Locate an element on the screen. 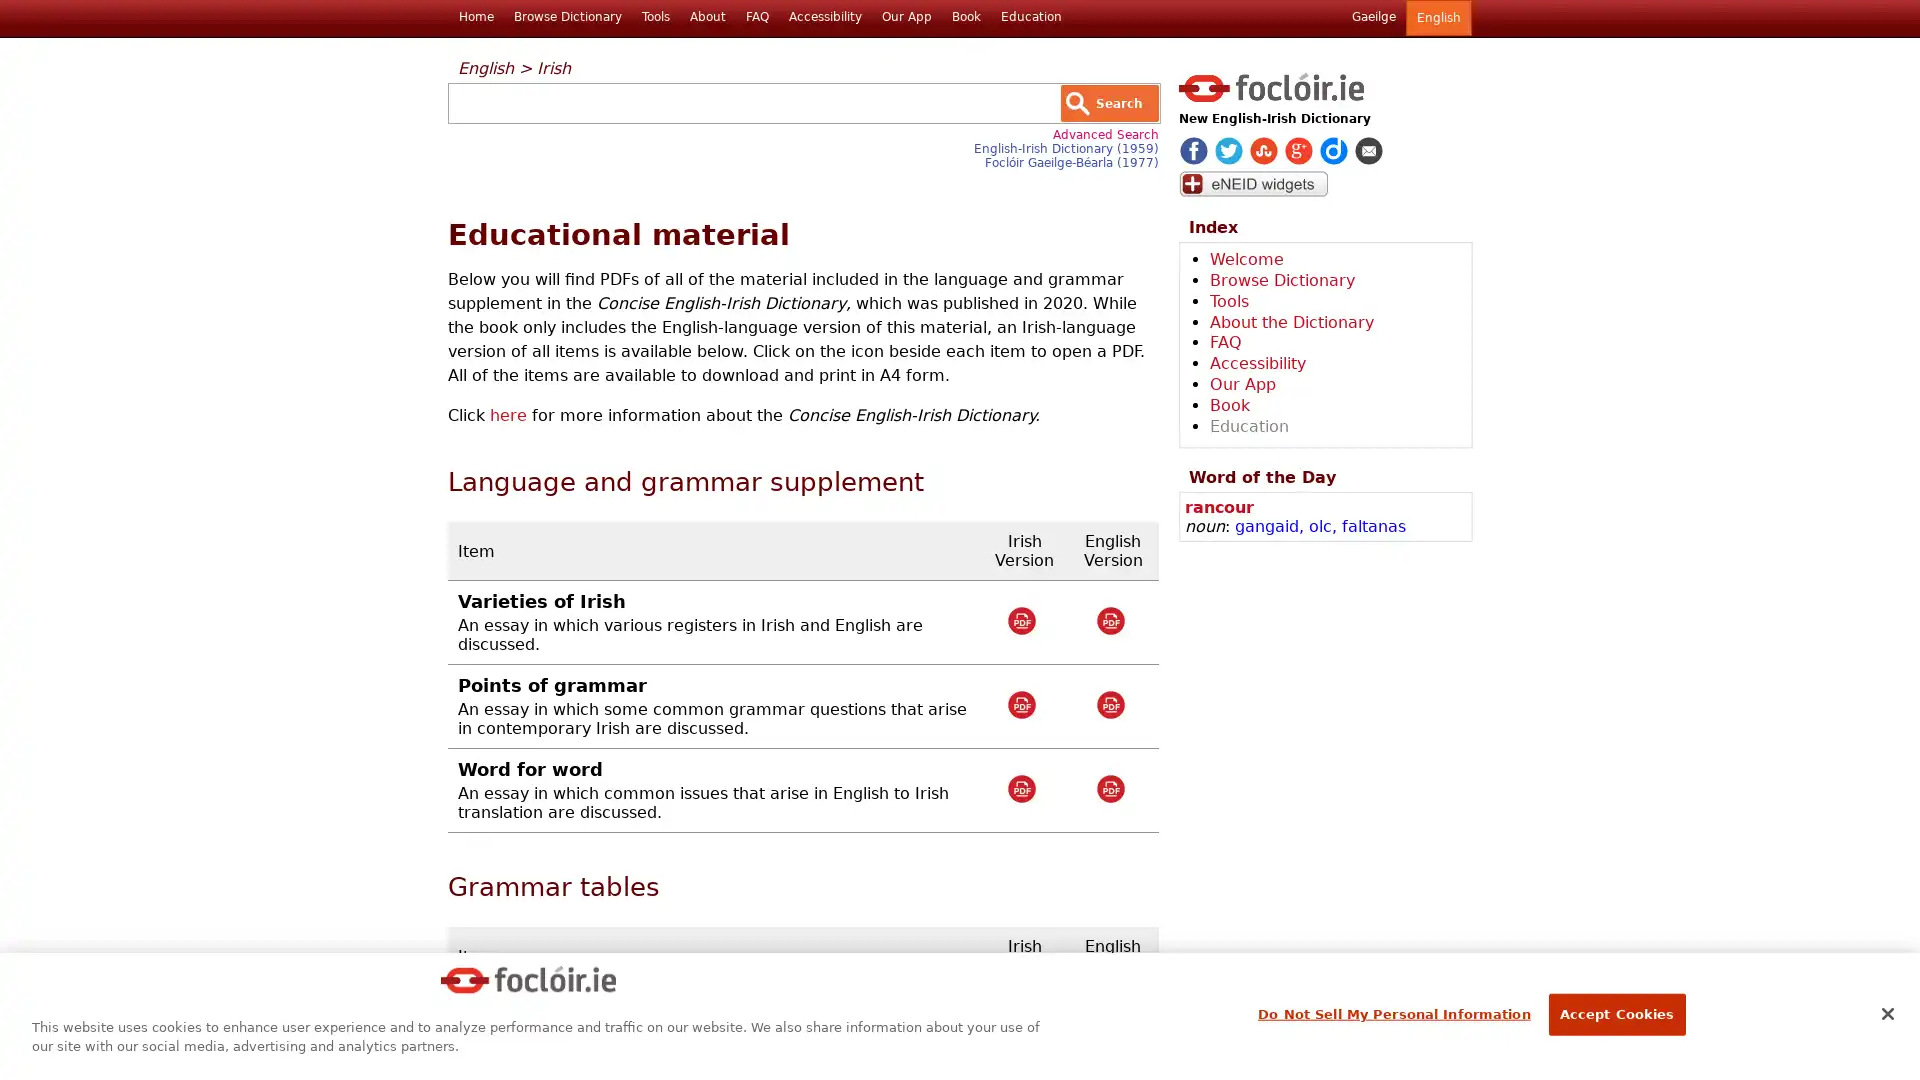 This screenshot has width=1920, height=1080. Accept Cookies is located at coordinates (1616, 1014).